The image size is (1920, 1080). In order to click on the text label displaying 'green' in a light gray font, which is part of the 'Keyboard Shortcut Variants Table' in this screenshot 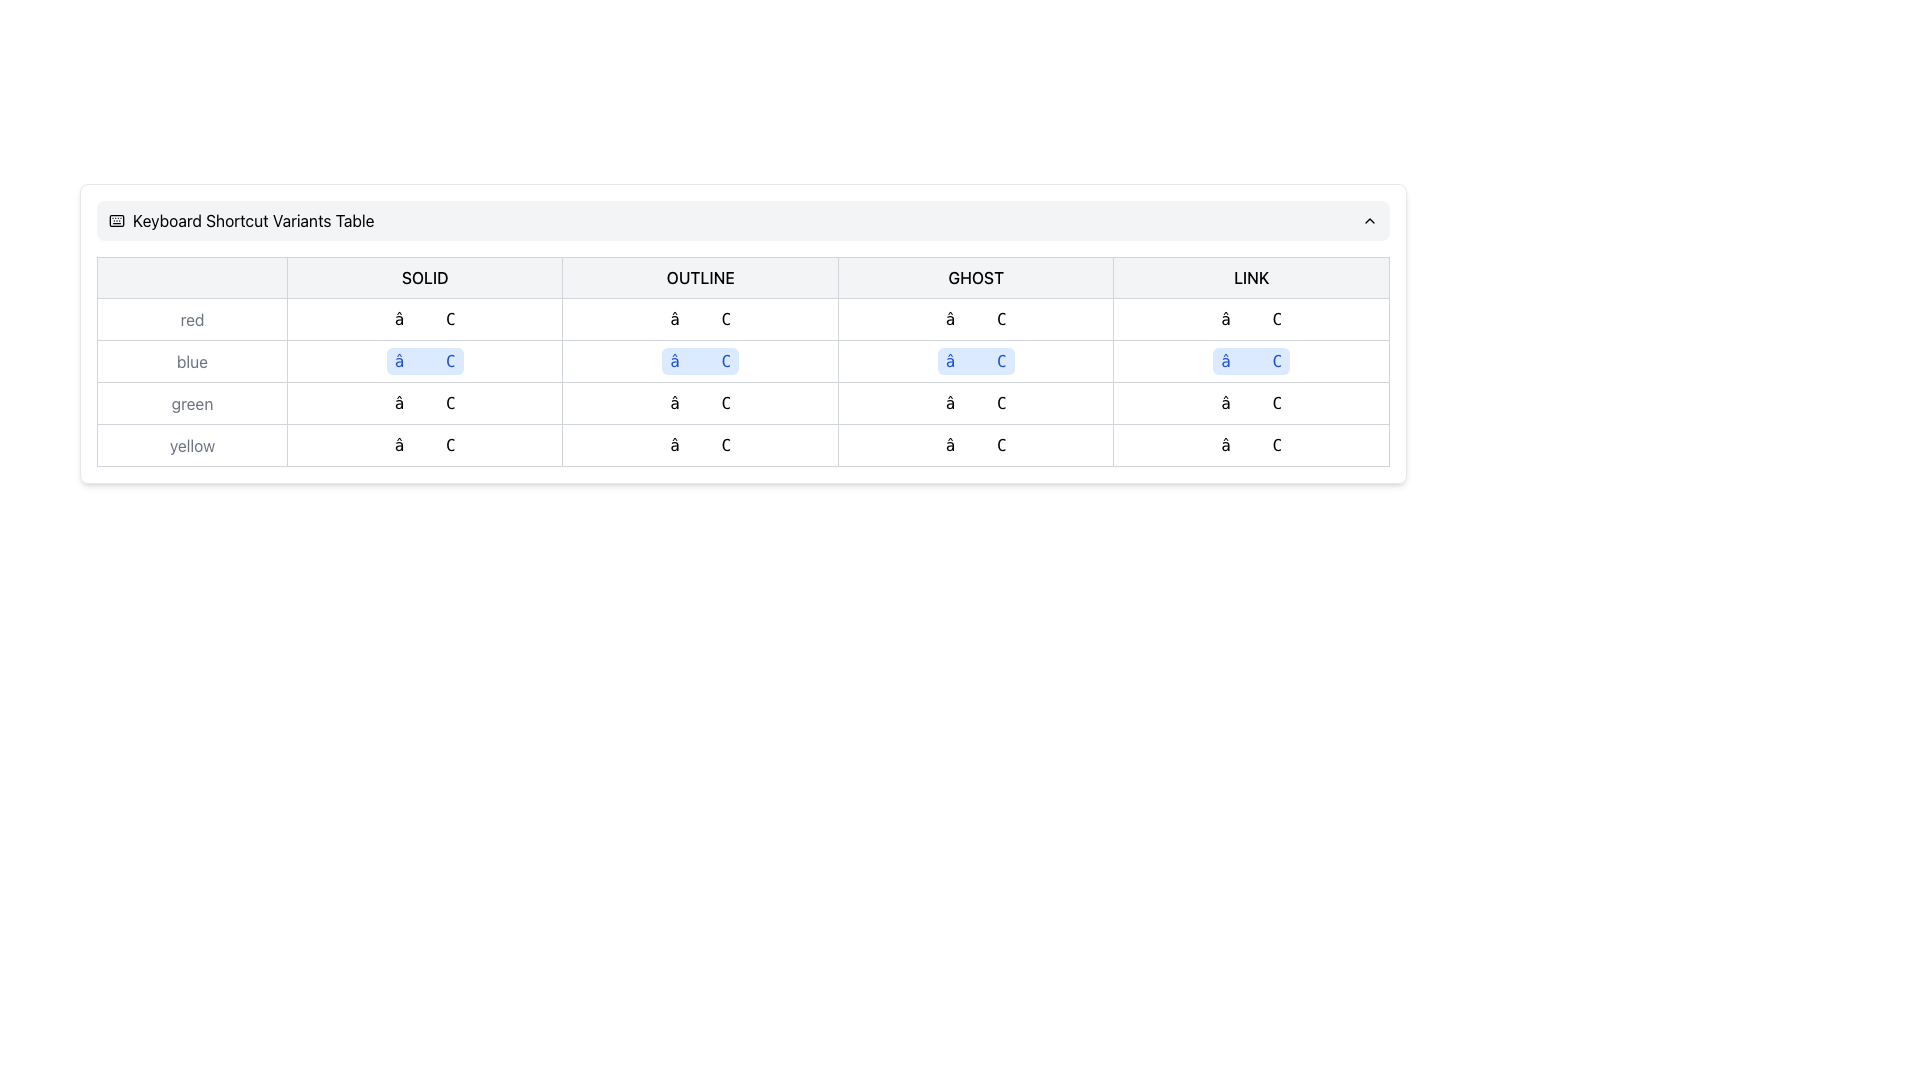, I will do `click(192, 403)`.